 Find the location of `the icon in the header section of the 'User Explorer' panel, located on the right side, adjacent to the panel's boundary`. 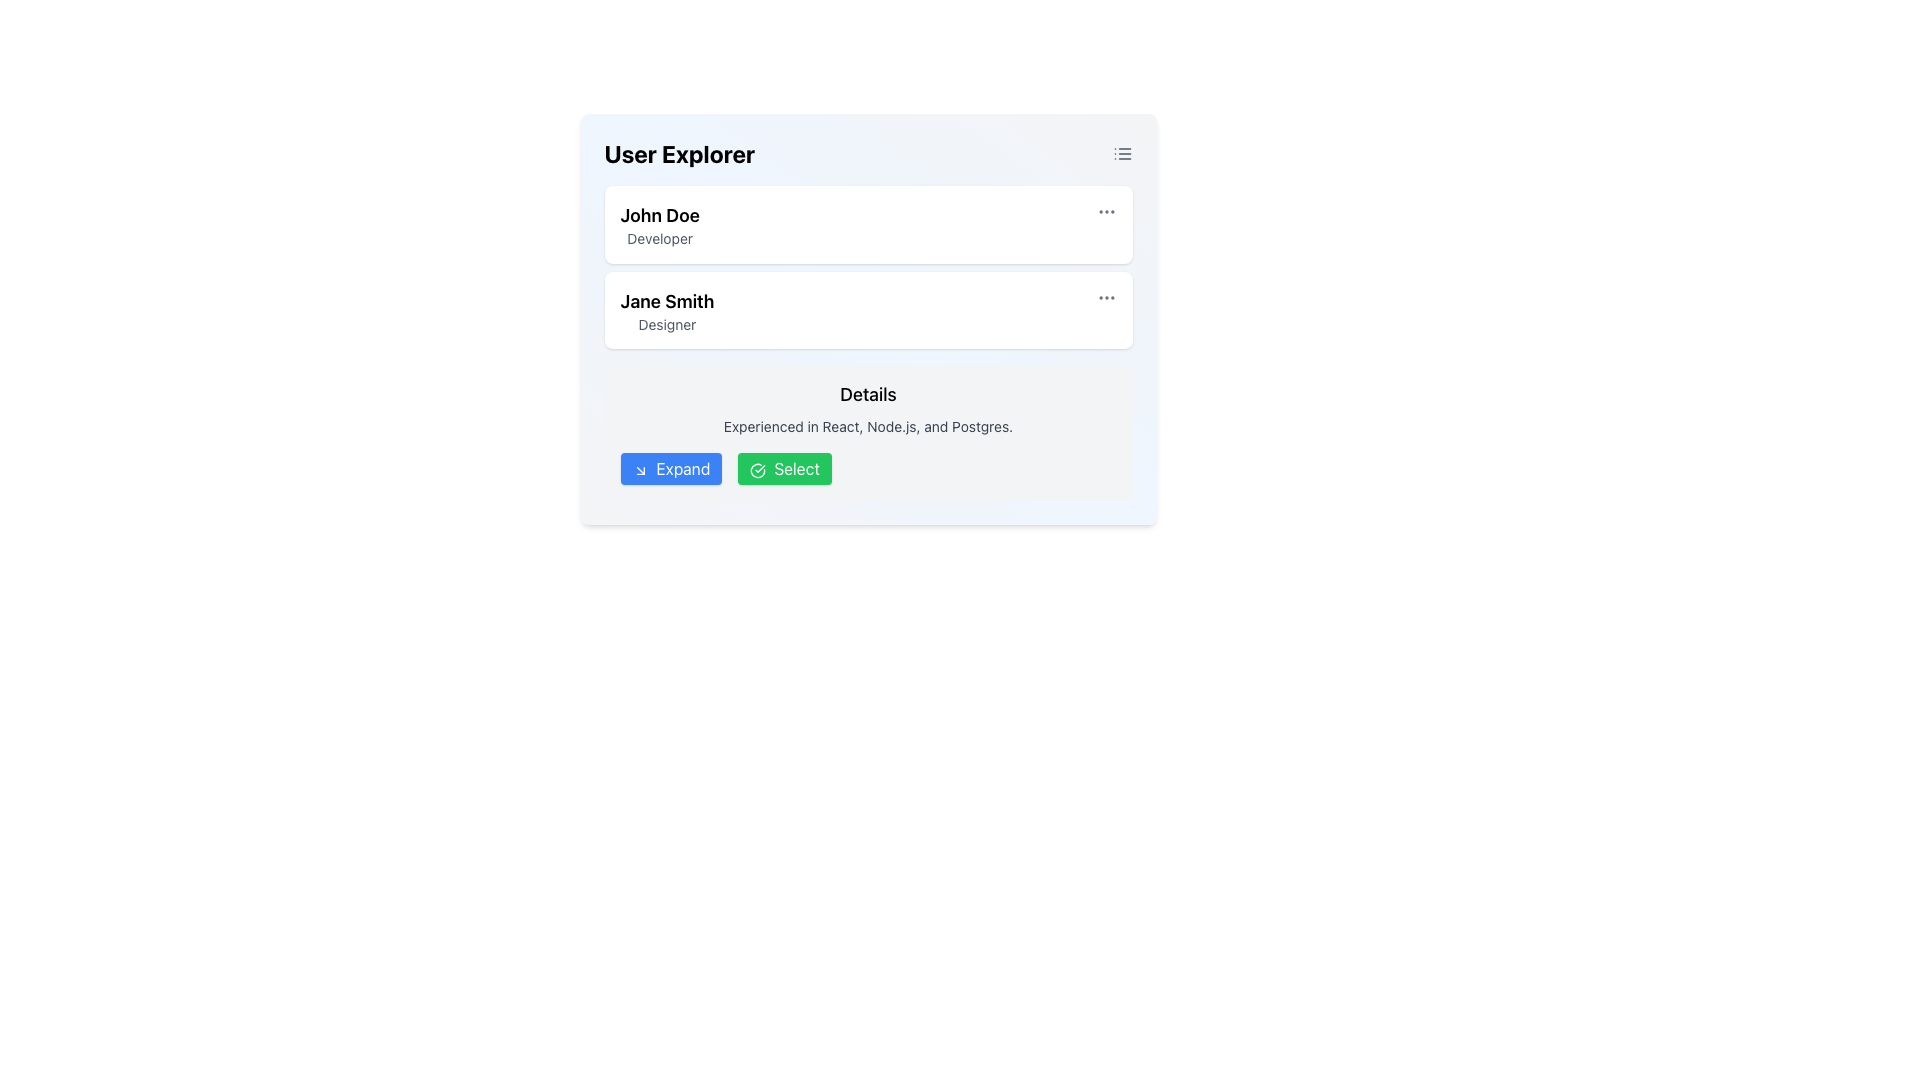

the icon in the header section of the 'User Explorer' panel, located on the right side, adjacent to the panel's boundary is located at coordinates (1122, 153).